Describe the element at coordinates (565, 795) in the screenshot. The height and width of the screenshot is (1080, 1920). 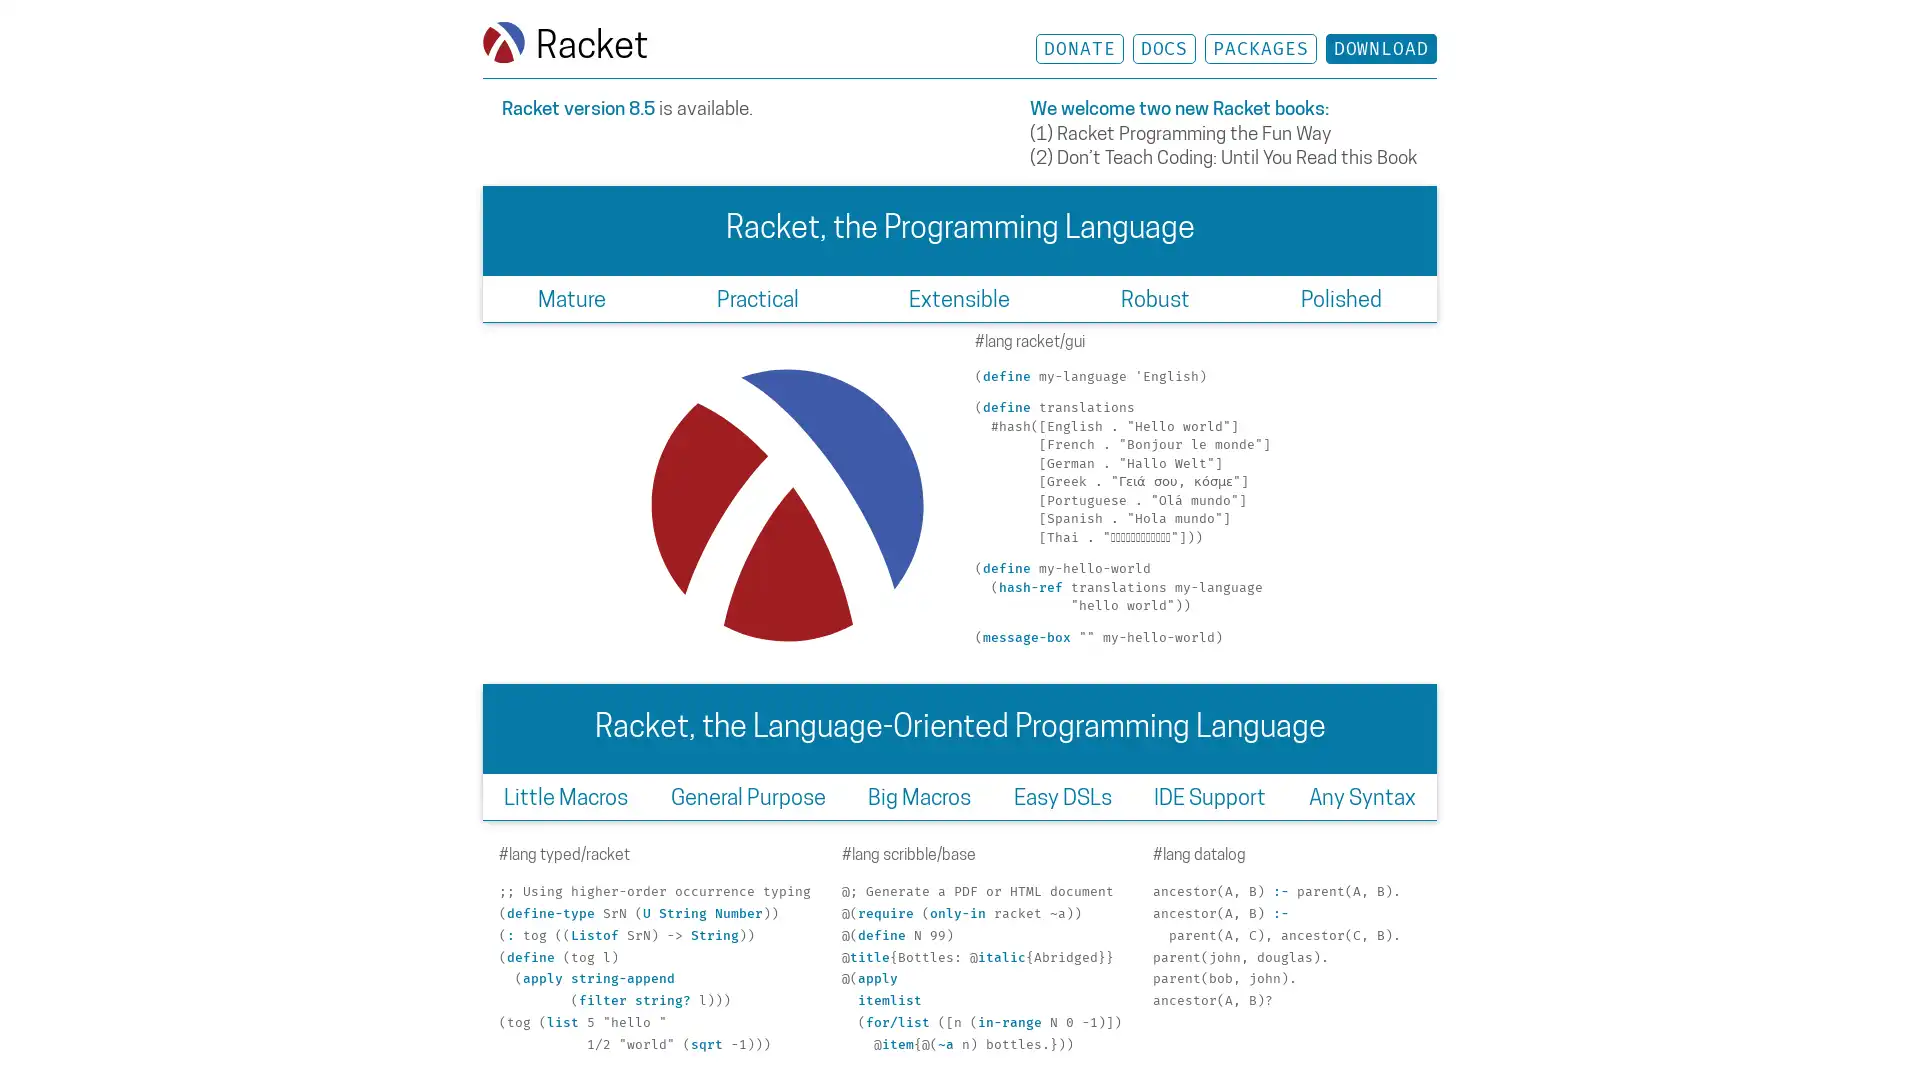
I see `Little Macros` at that location.